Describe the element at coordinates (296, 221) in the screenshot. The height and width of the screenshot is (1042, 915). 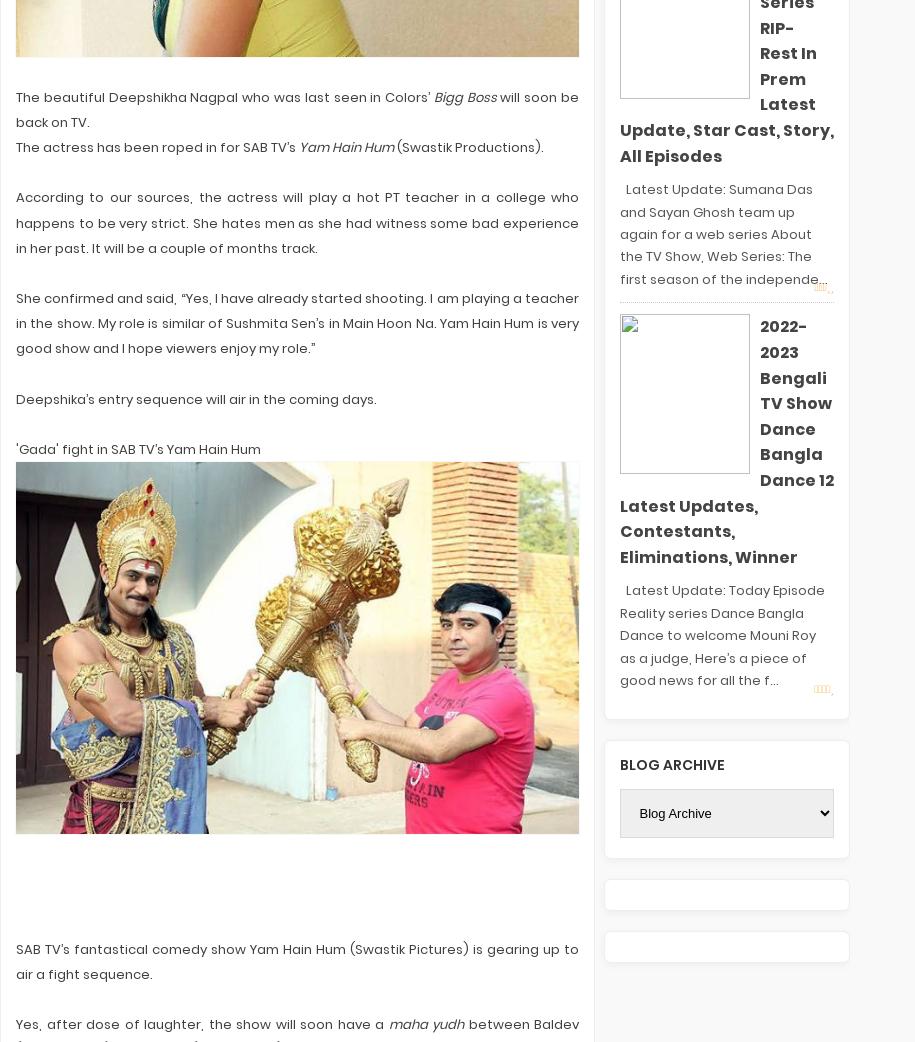
I see `'According
 to our sources, the actress will play a hot PT teacher in a college who
 happens to be very strict. She hates men as she had witness some bad 
experience in her past. It will be a couple of months track.'` at that location.